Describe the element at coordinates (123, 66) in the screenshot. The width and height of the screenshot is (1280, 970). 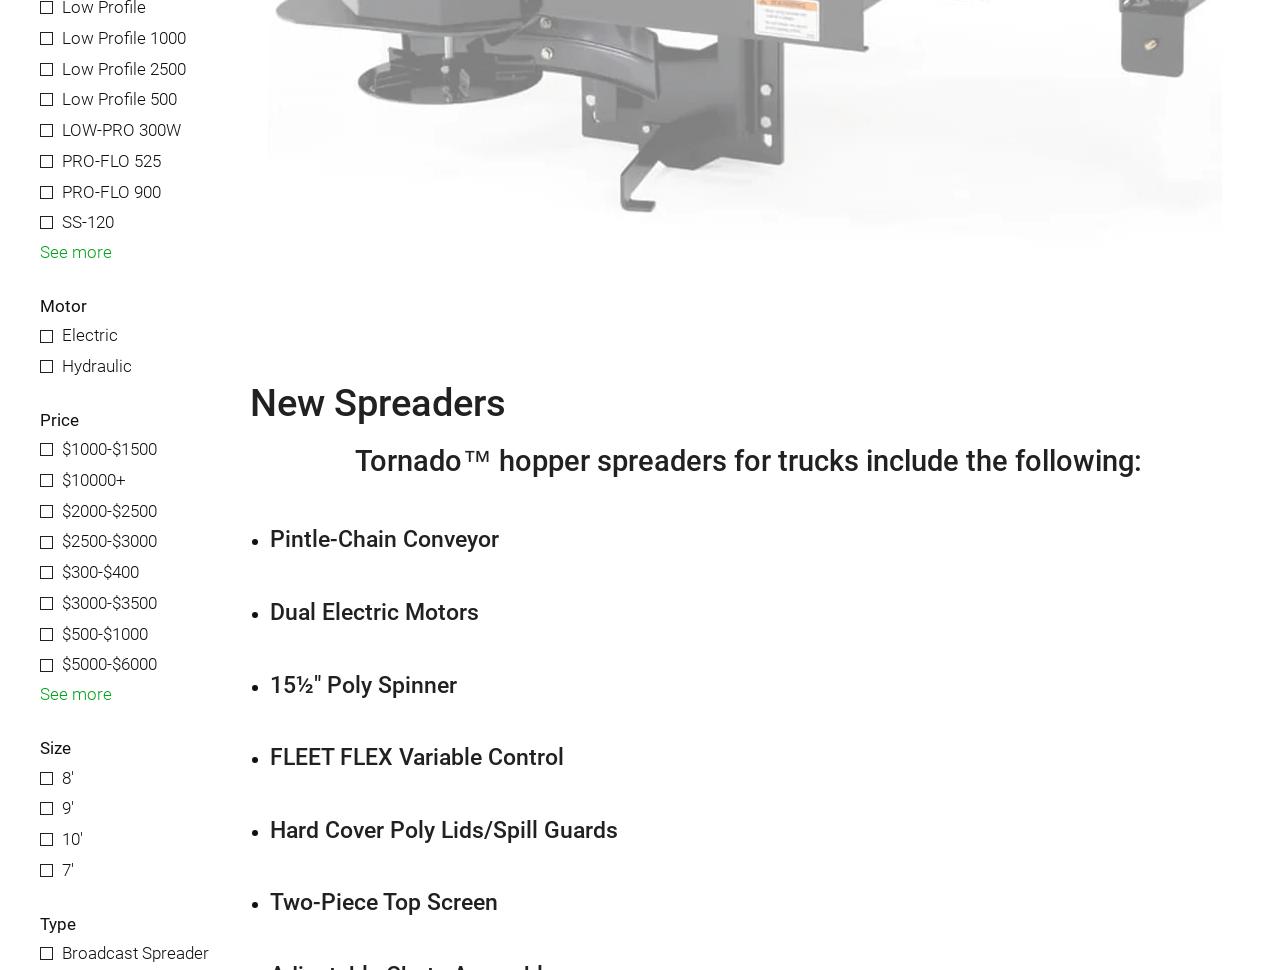
I see `'Low Profile 2500'` at that location.